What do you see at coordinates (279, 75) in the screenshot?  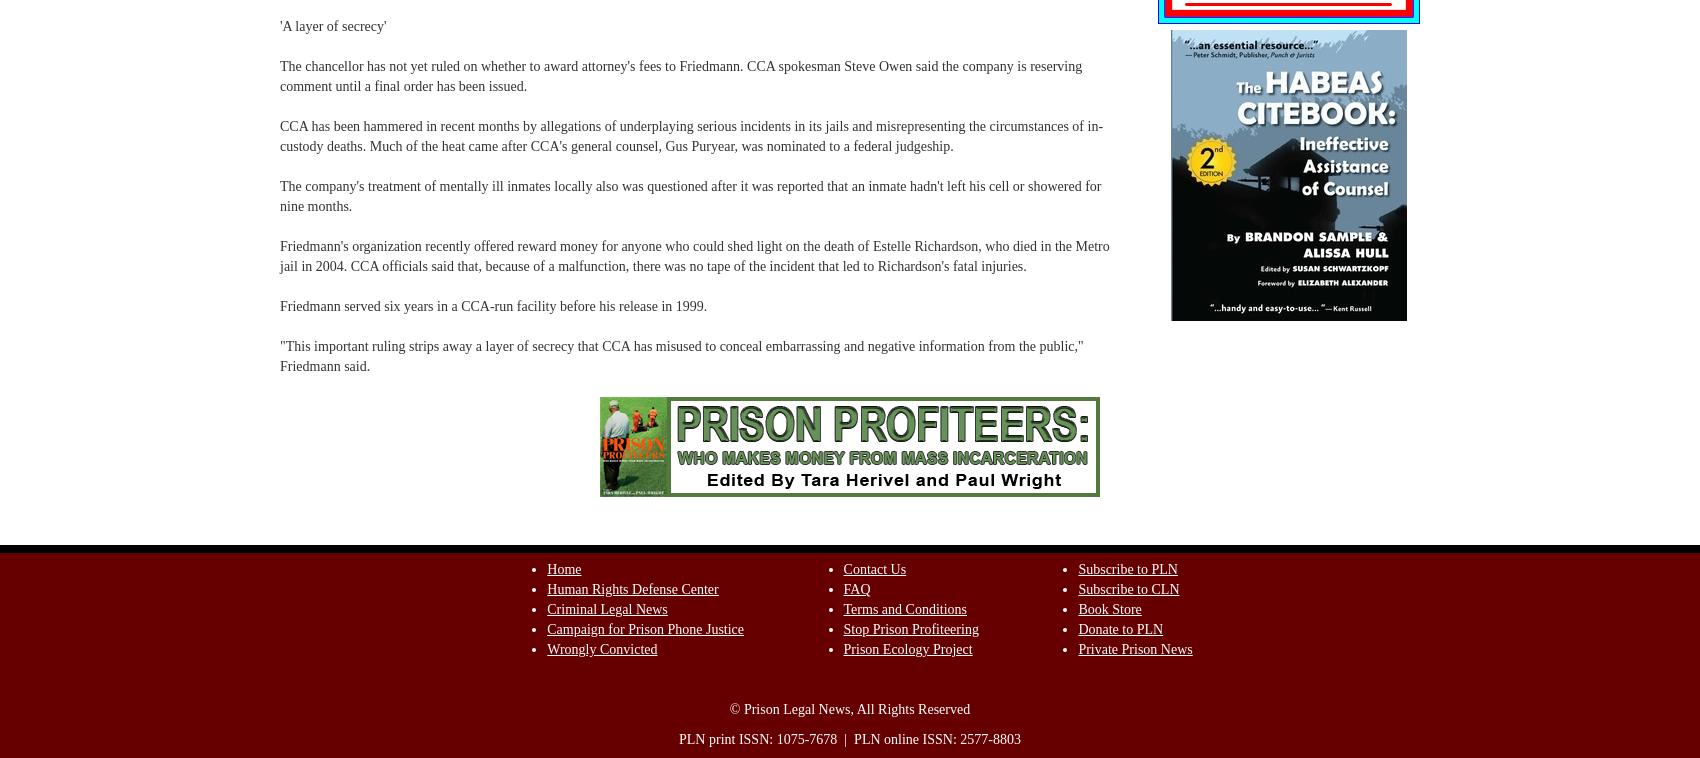 I see `'The chancellor has not yet ruled on whether to award attorney's fees to Friedmann. CCA spokesman Steve Owen said the company is reserving comment until a final order has been issued.'` at bounding box center [279, 75].